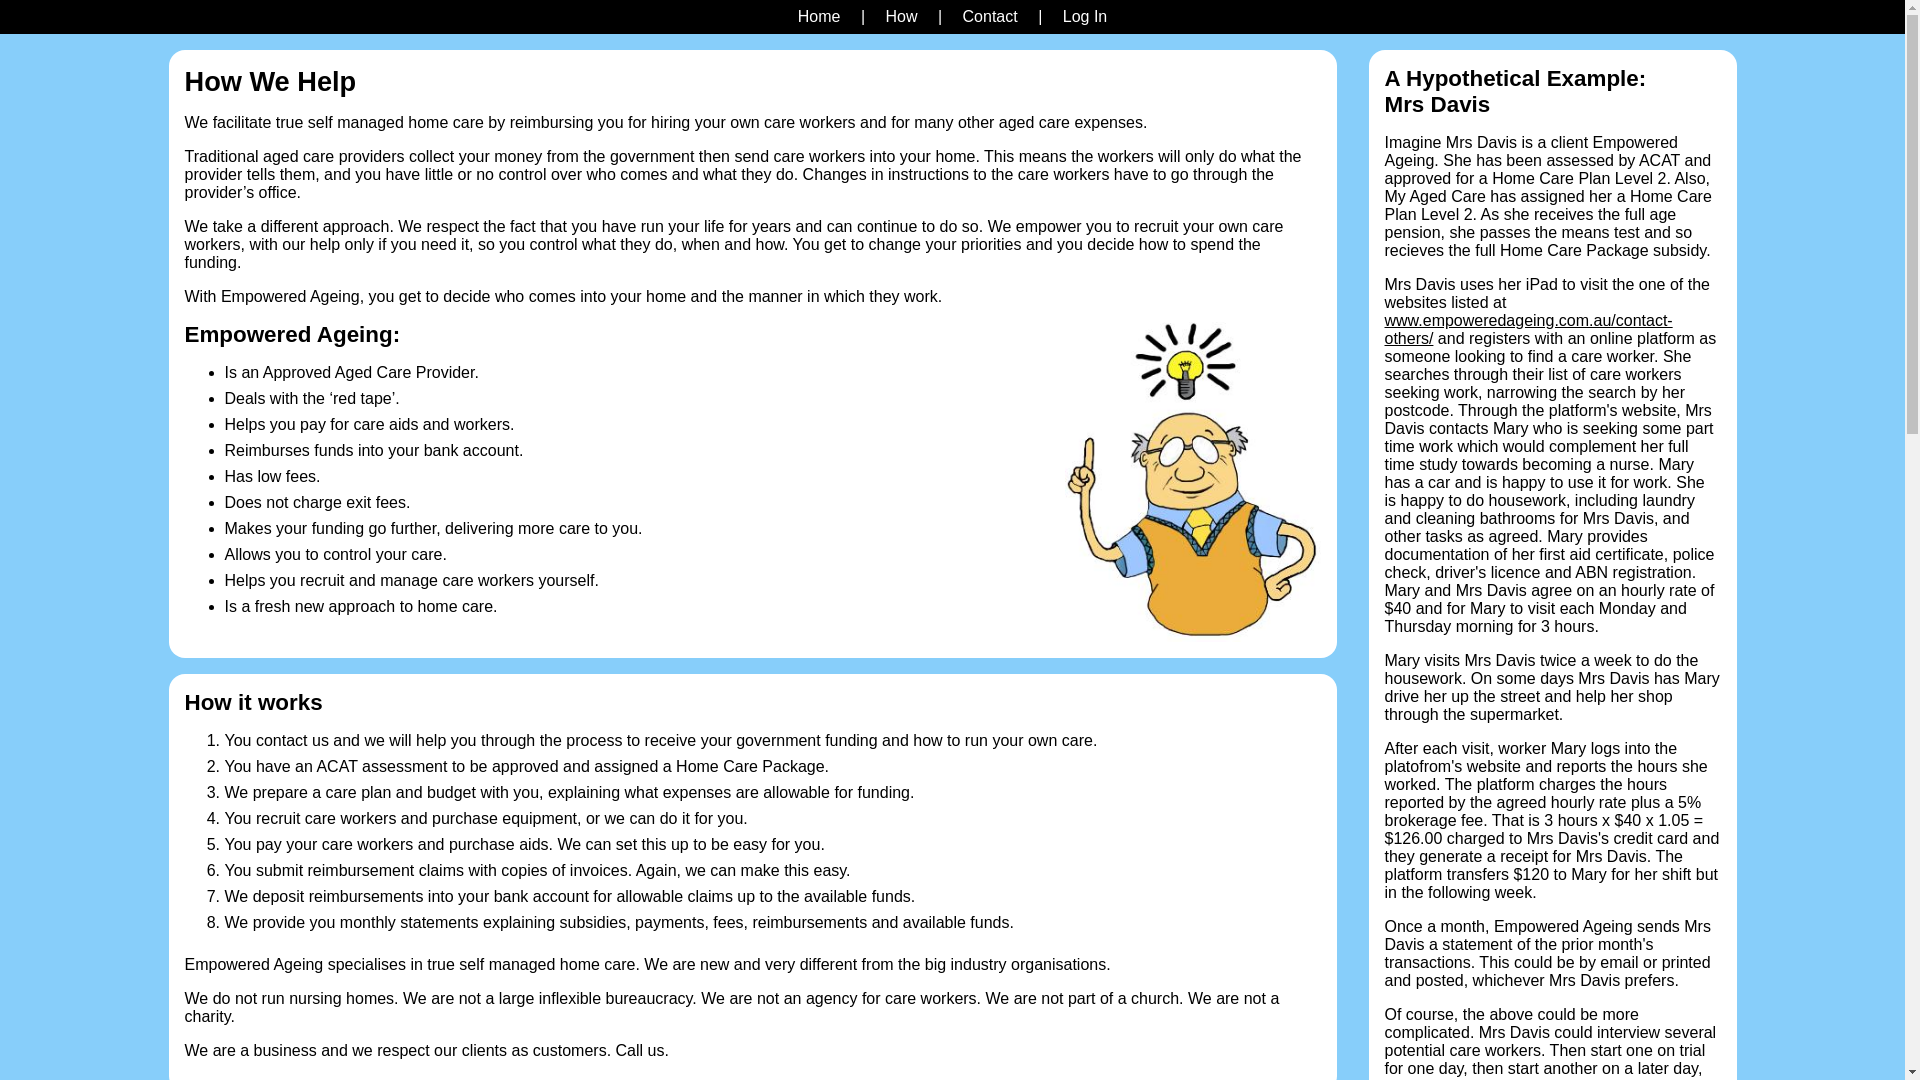 The height and width of the screenshot is (1080, 1920). I want to click on 'Home', so click(819, 16).